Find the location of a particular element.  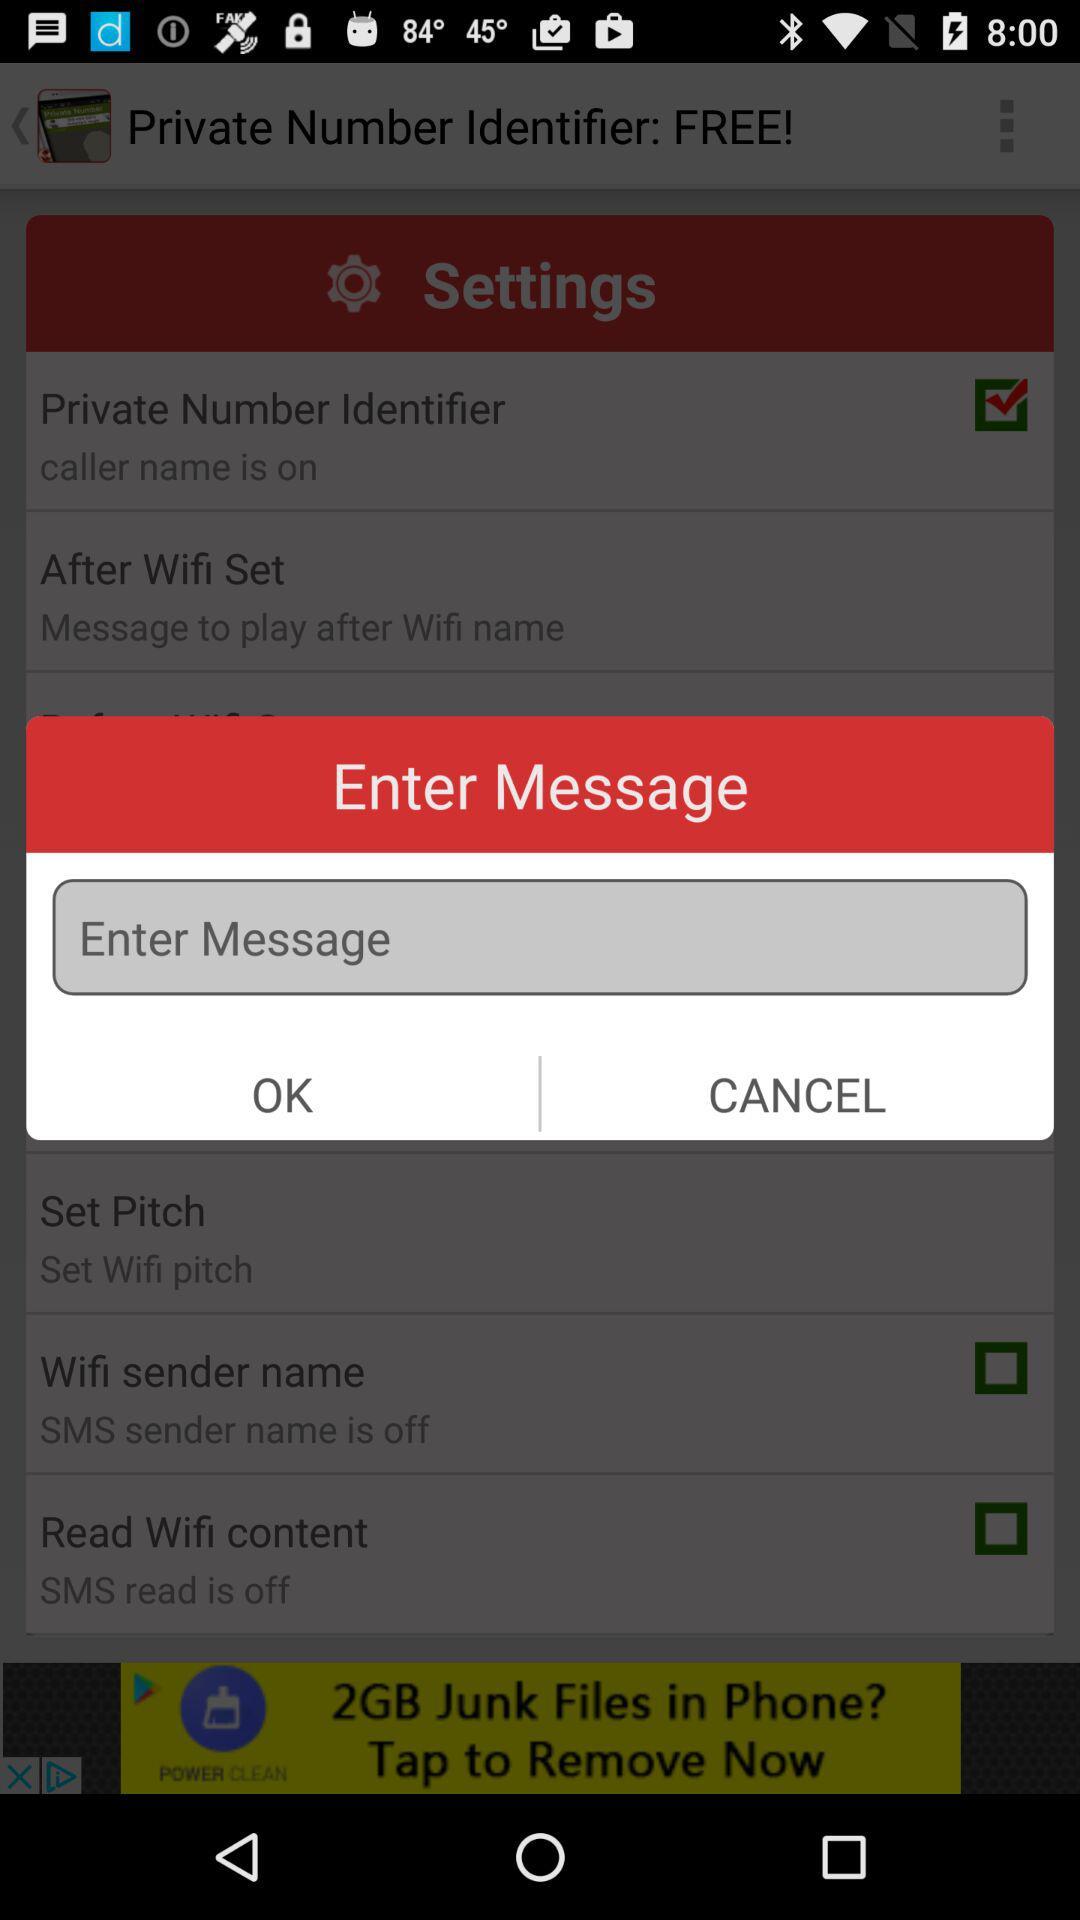

ok item is located at coordinates (282, 1092).